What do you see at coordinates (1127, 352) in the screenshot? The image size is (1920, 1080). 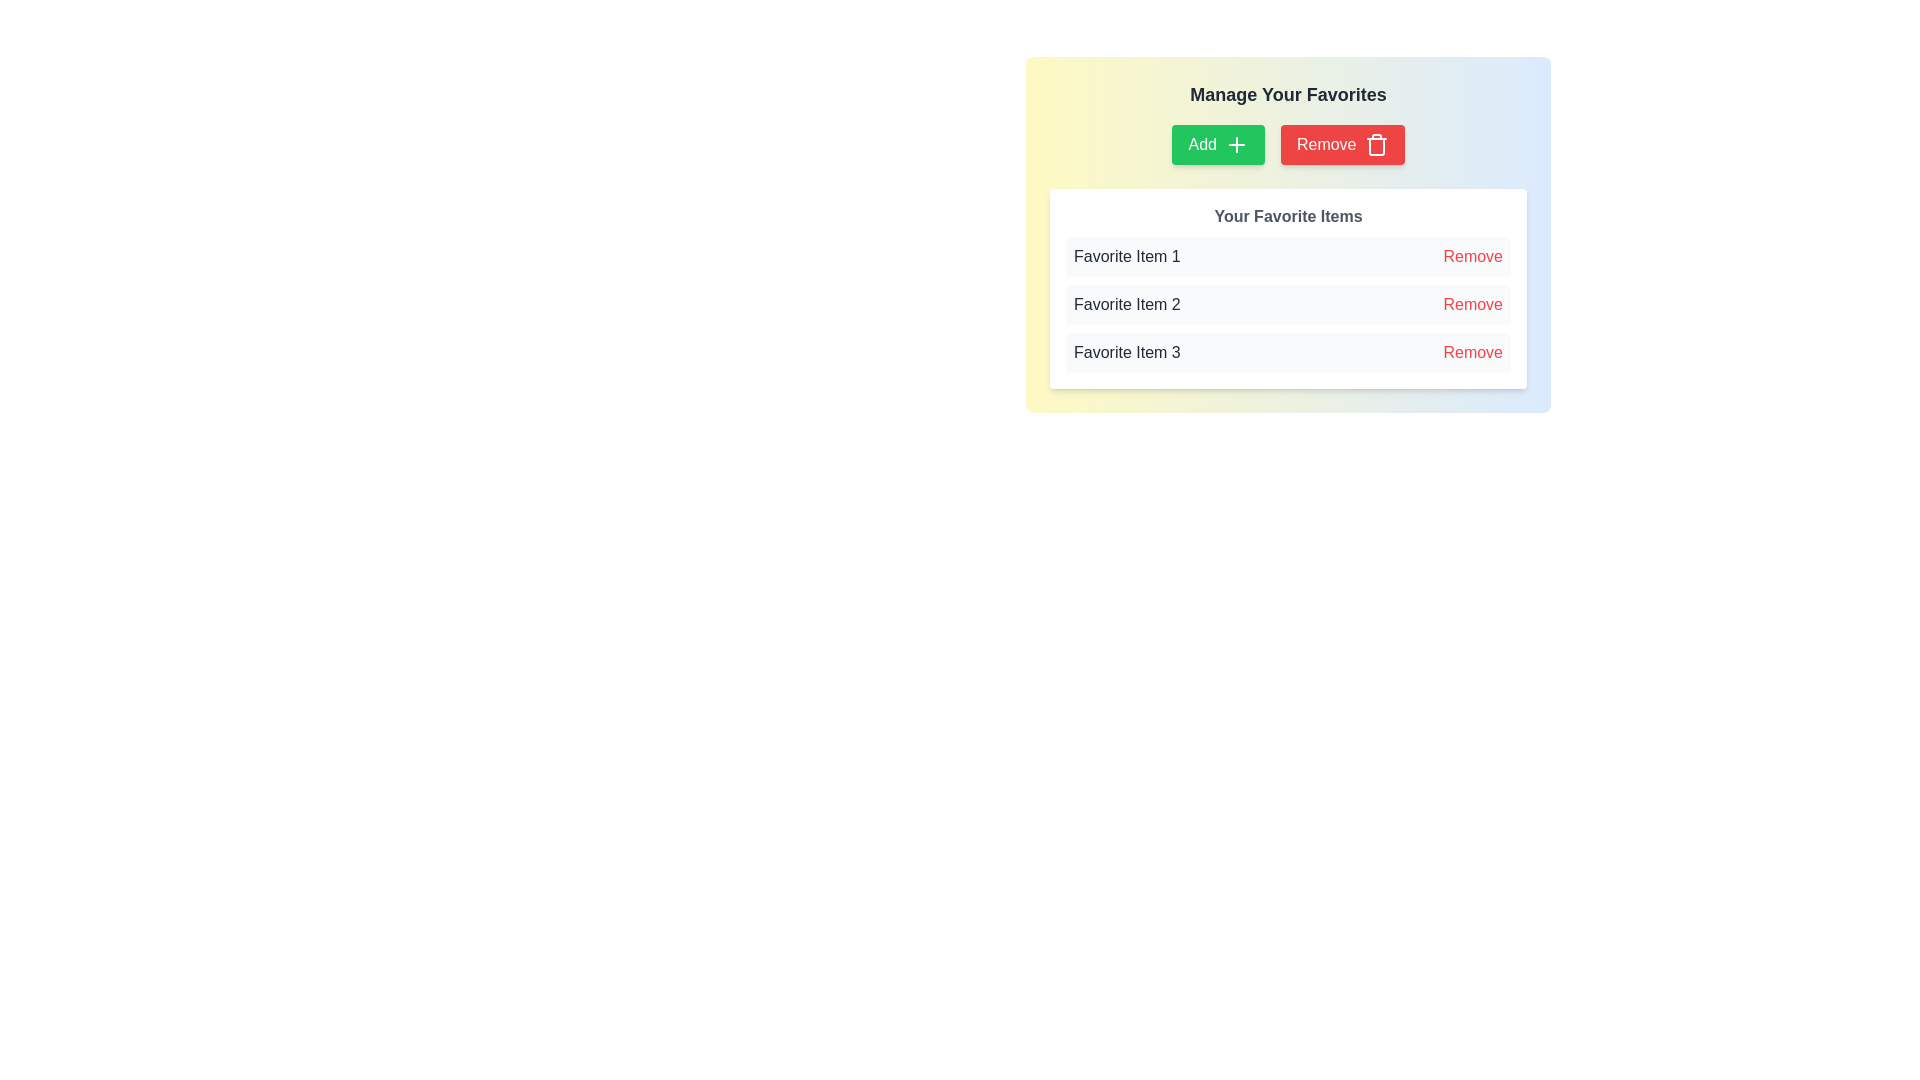 I see `the static text label that displays the title of an item in the favorites list, located in the third row under 'Your Favorite Items'` at bounding box center [1127, 352].